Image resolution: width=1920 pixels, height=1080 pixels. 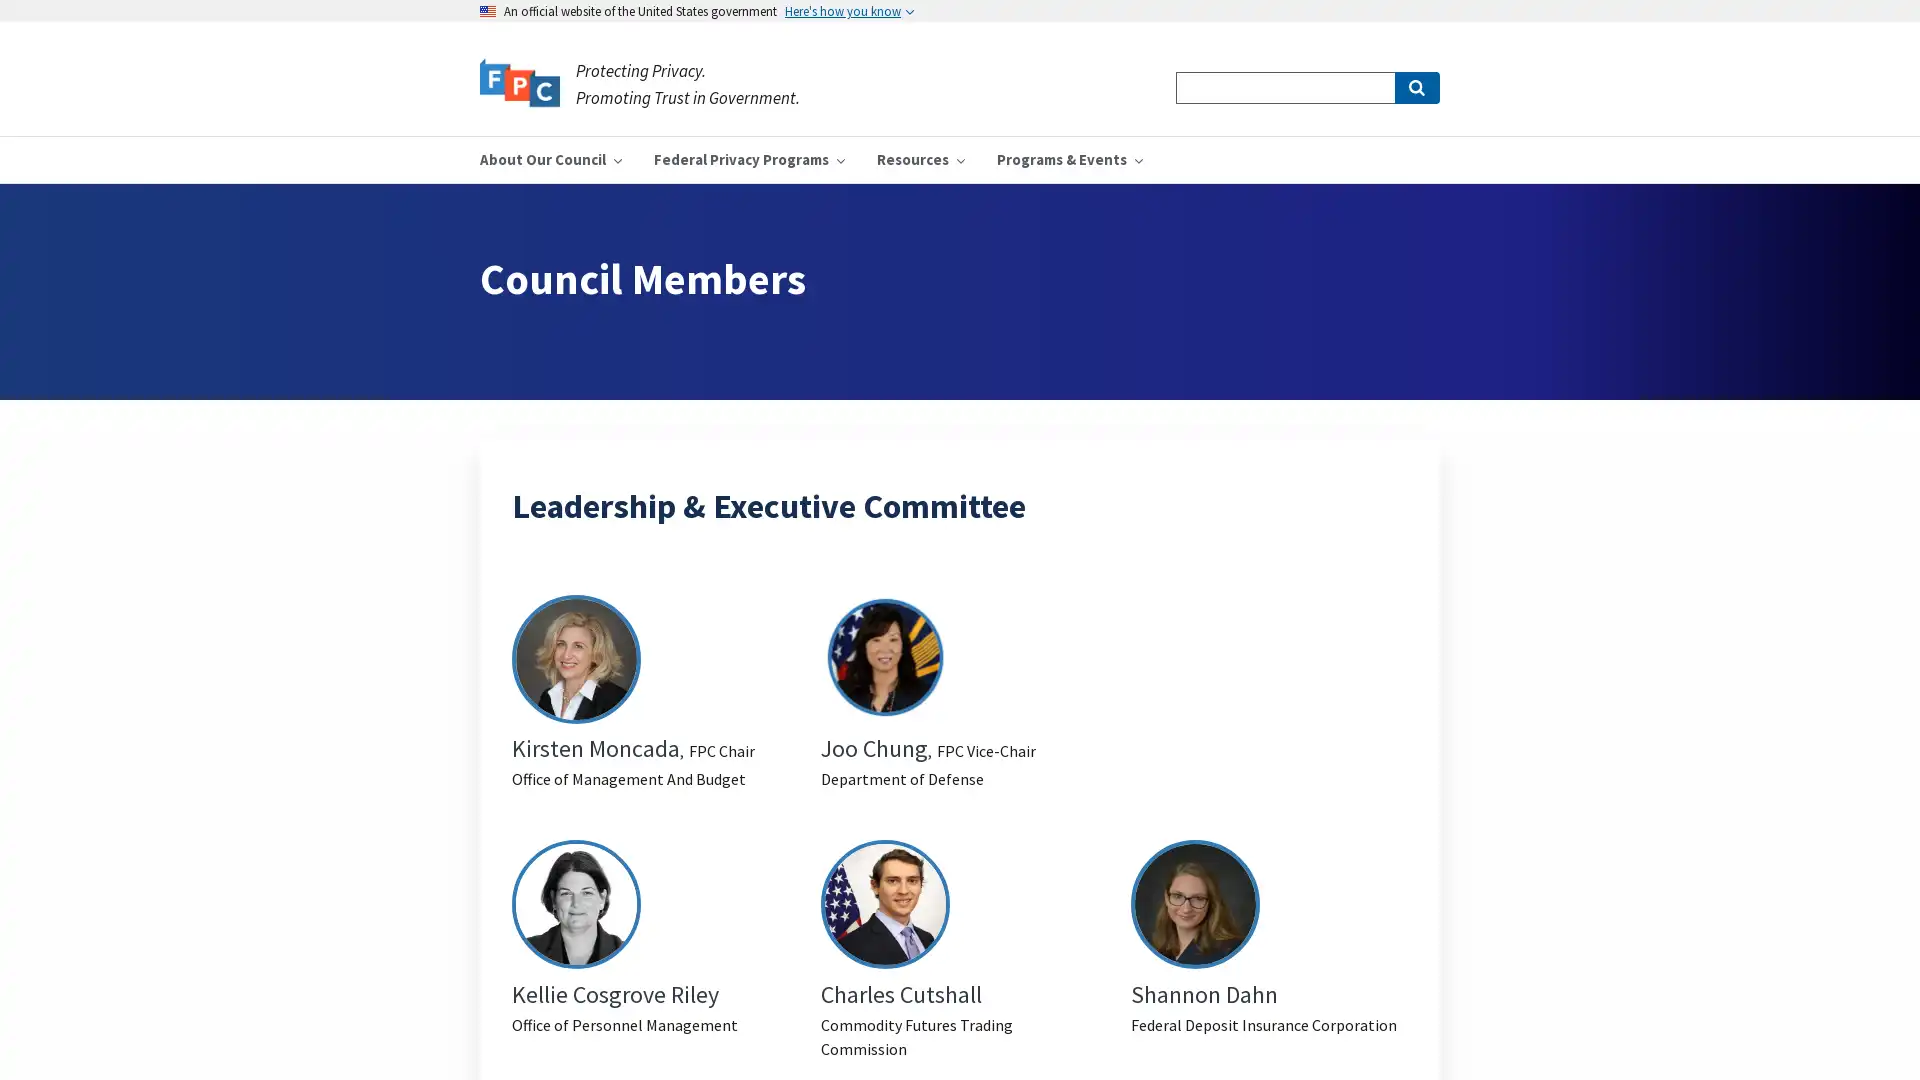 What do you see at coordinates (1415, 87) in the screenshot?
I see `Search` at bounding box center [1415, 87].